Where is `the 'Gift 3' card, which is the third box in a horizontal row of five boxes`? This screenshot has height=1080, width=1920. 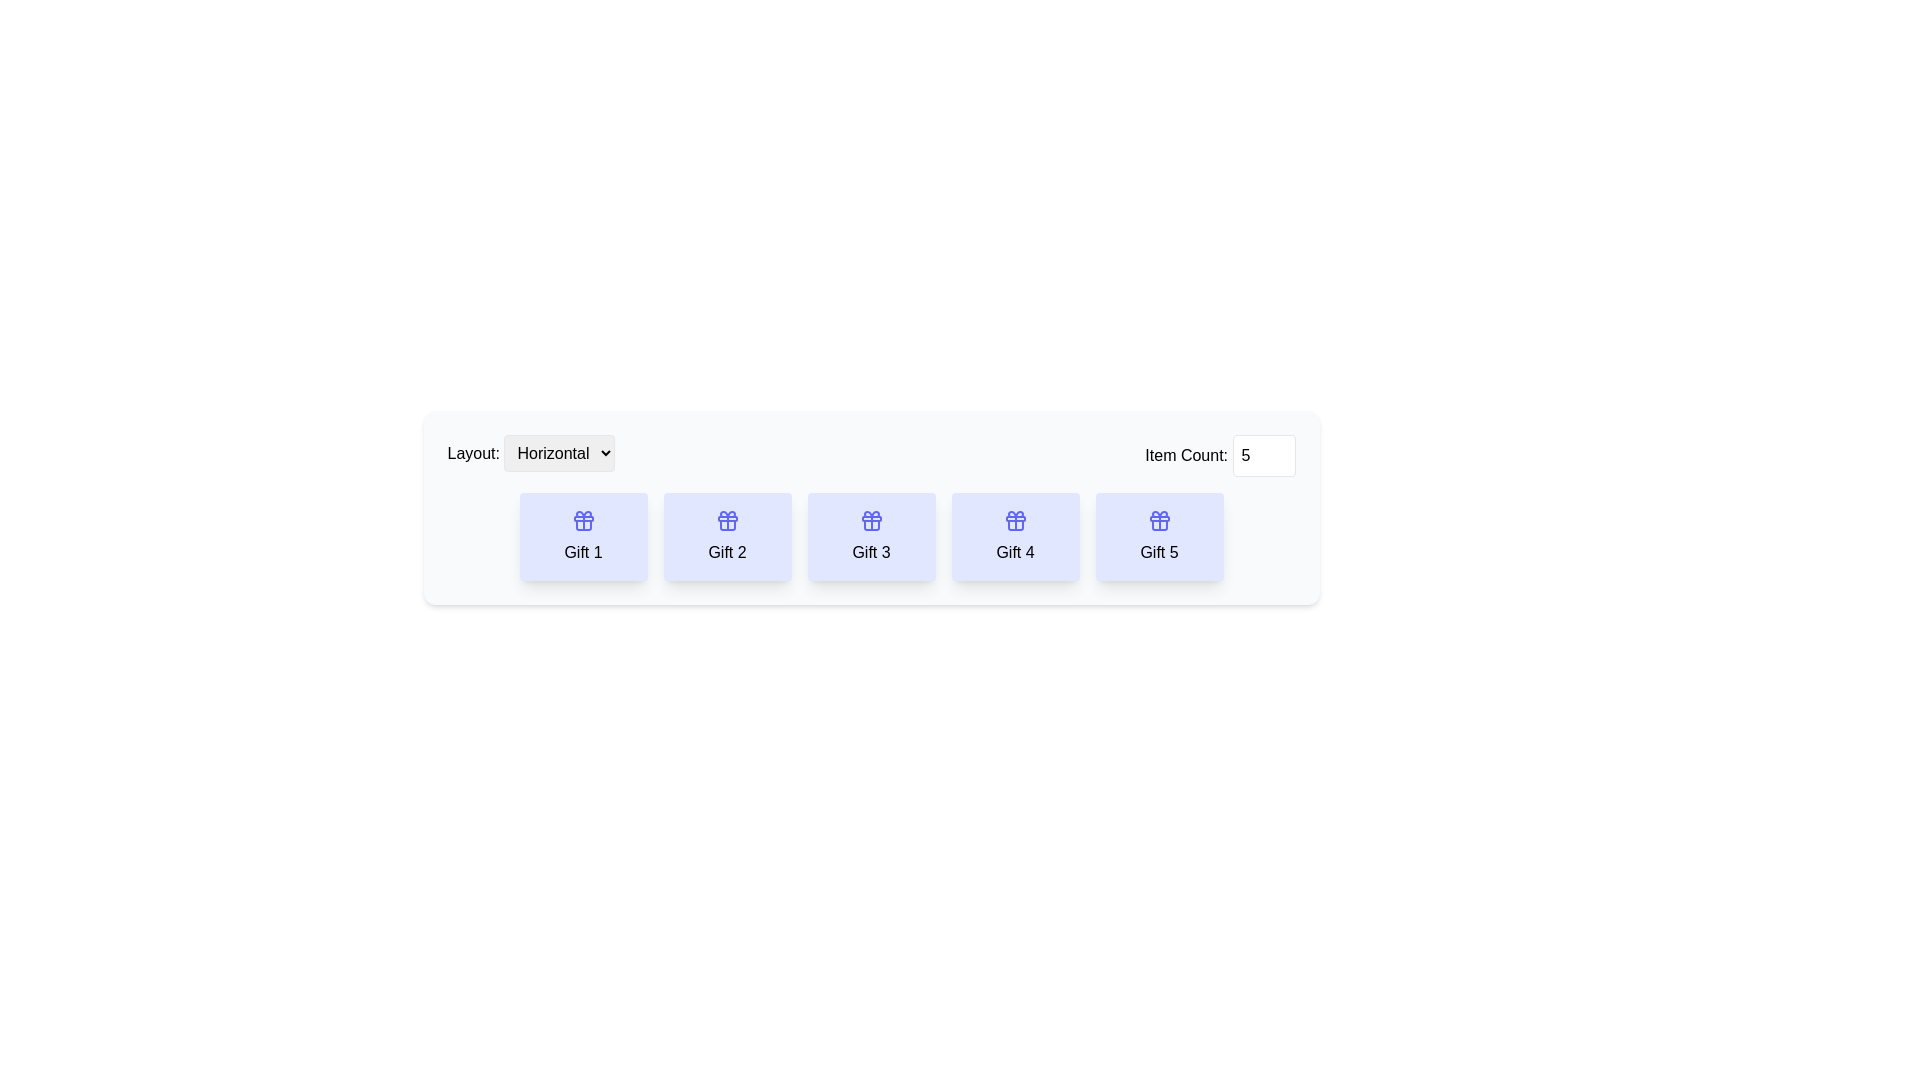 the 'Gift 3' card, which is the third box in a horizontal row of five boxes is located at coordinates (871, 535).